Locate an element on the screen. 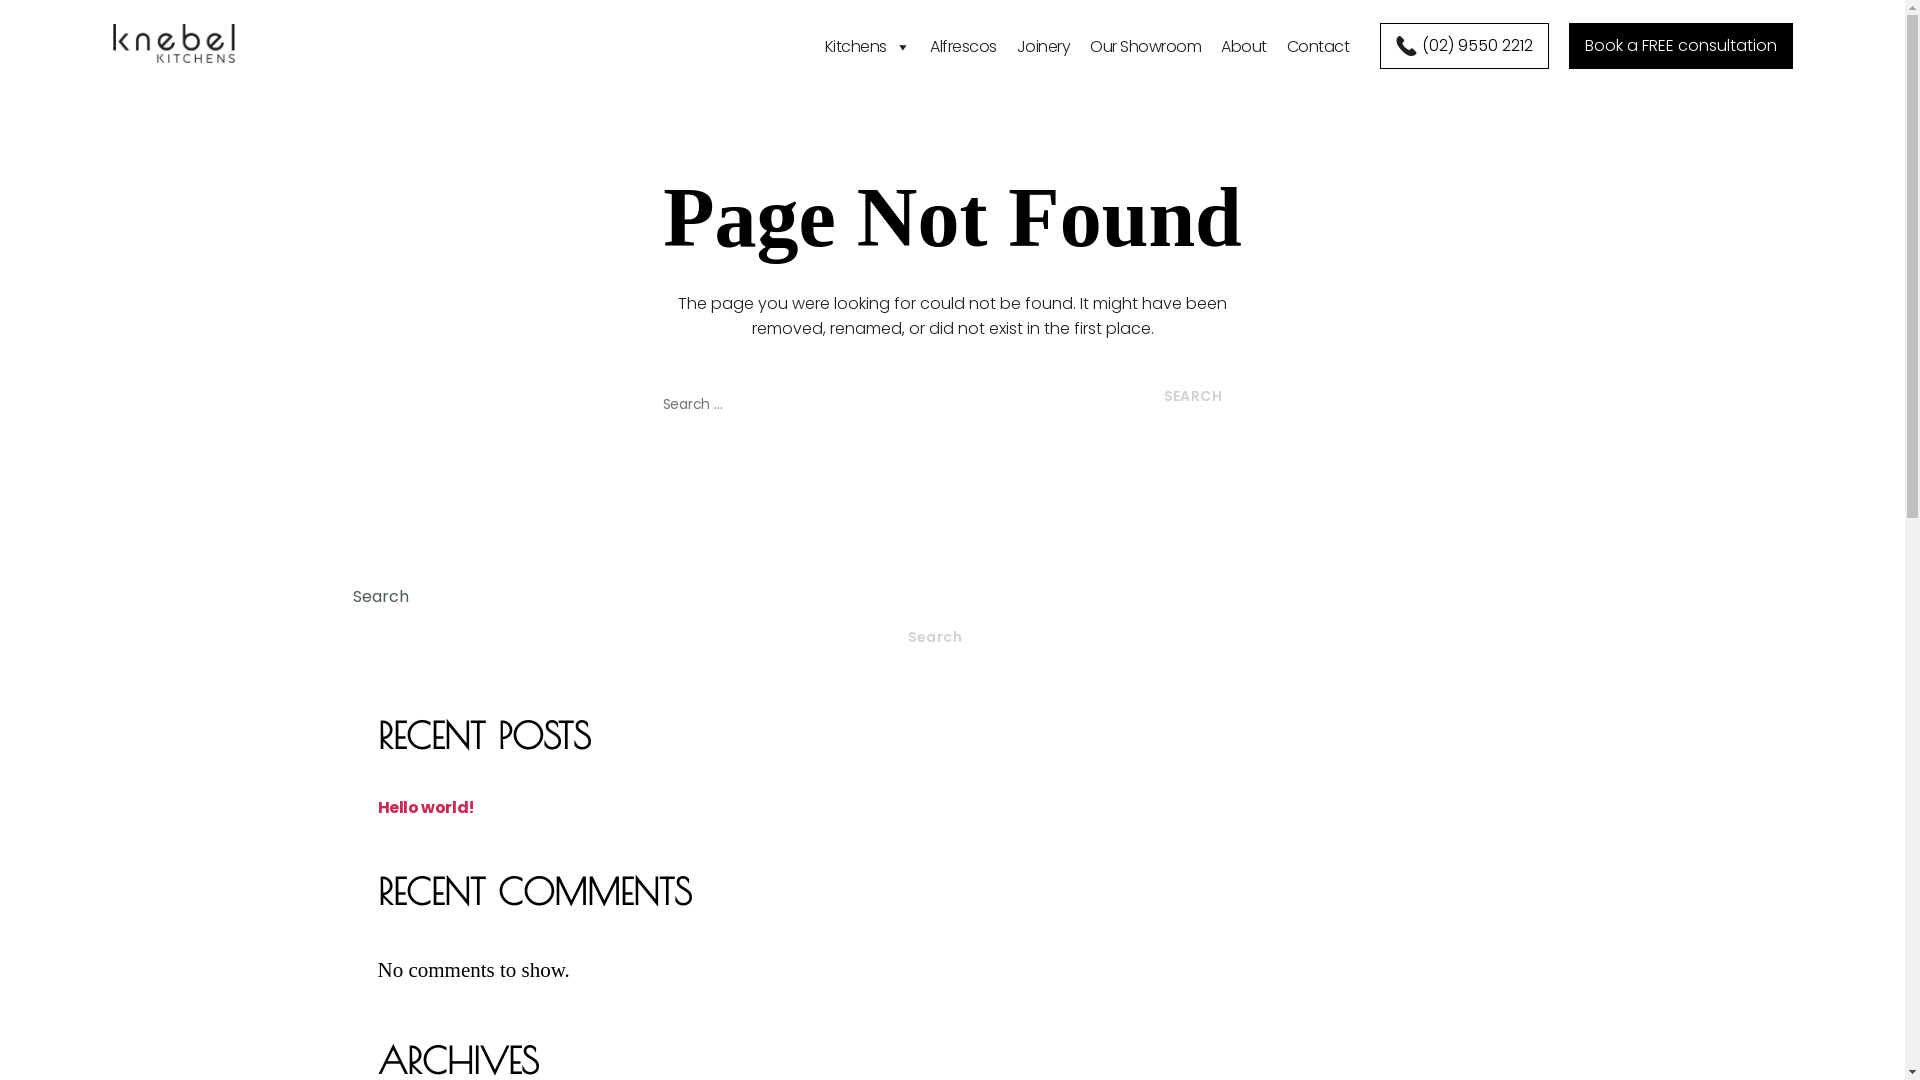 The width and height of the screenshot is (1920, 1080). 'Hello world!' is located at coordinates (425, 806).